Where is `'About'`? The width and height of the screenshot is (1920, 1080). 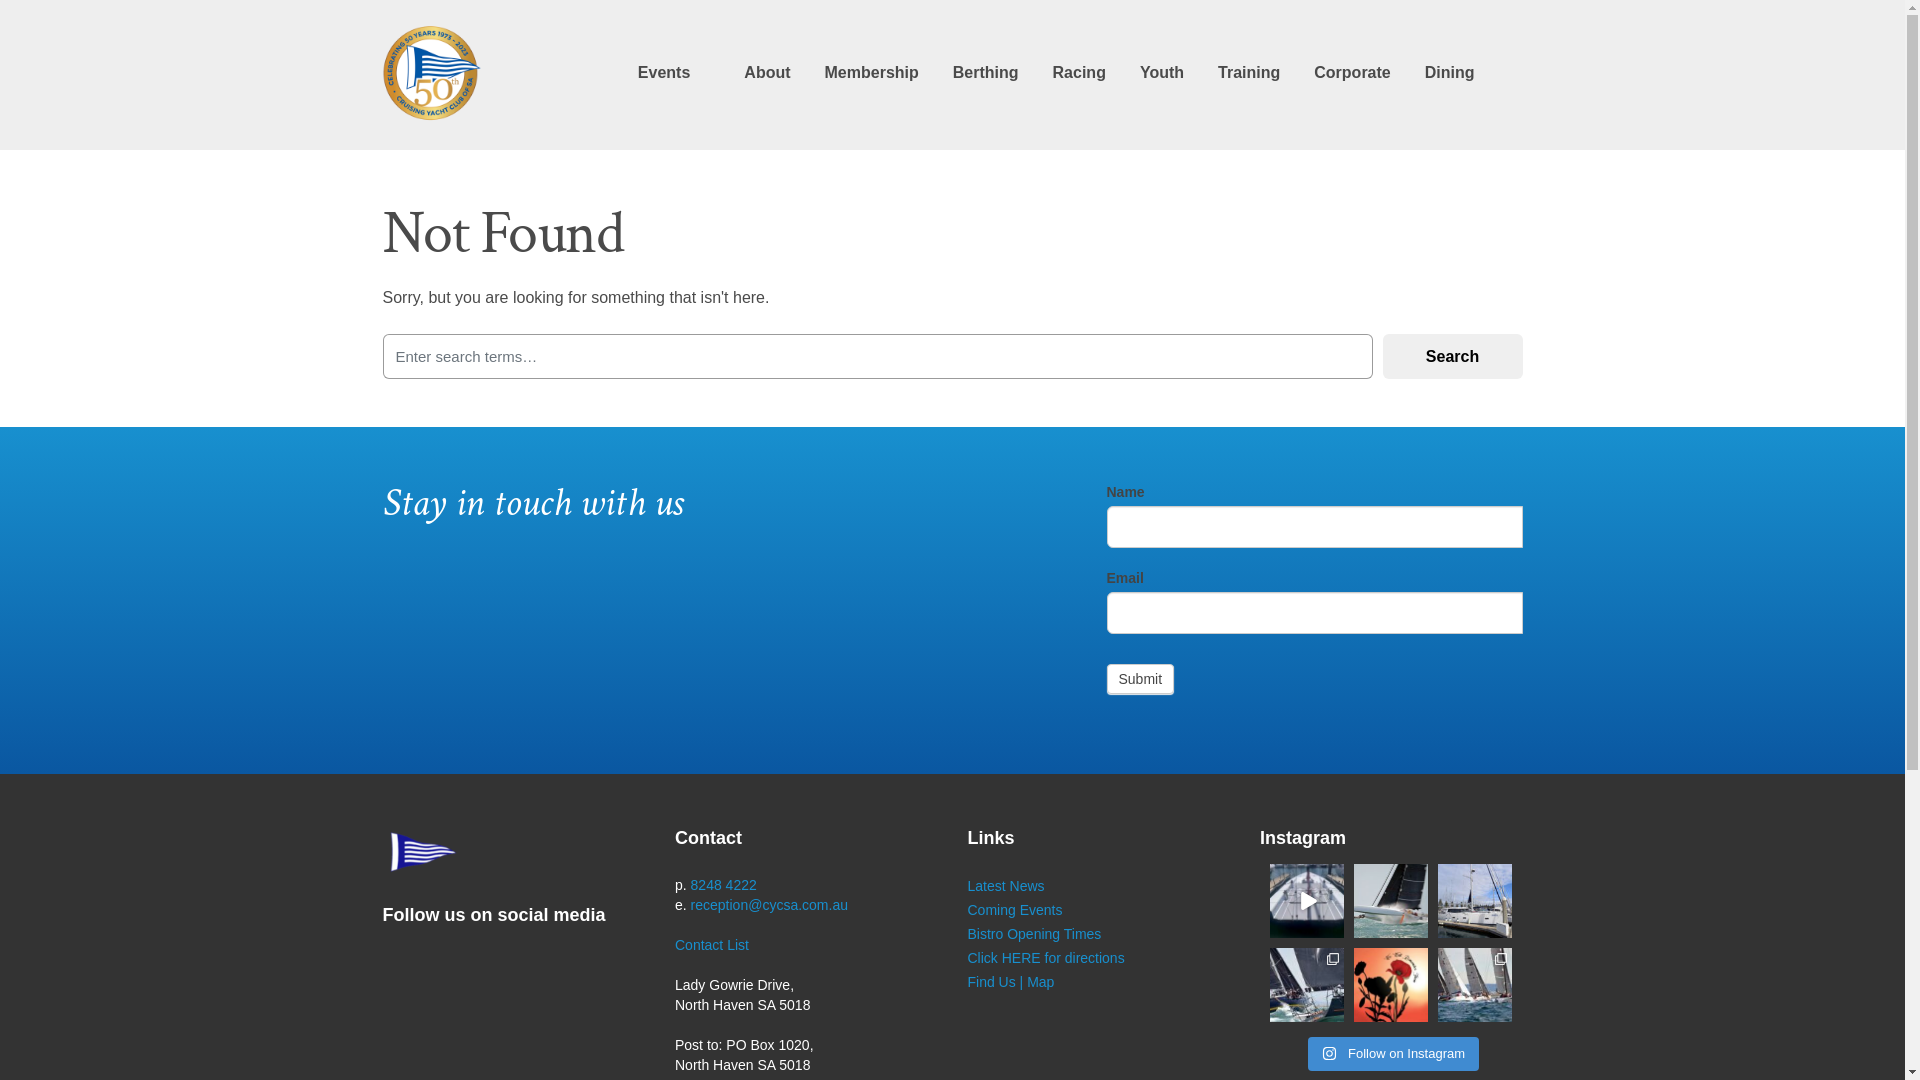
'About' is located at coordinates (766, 72).